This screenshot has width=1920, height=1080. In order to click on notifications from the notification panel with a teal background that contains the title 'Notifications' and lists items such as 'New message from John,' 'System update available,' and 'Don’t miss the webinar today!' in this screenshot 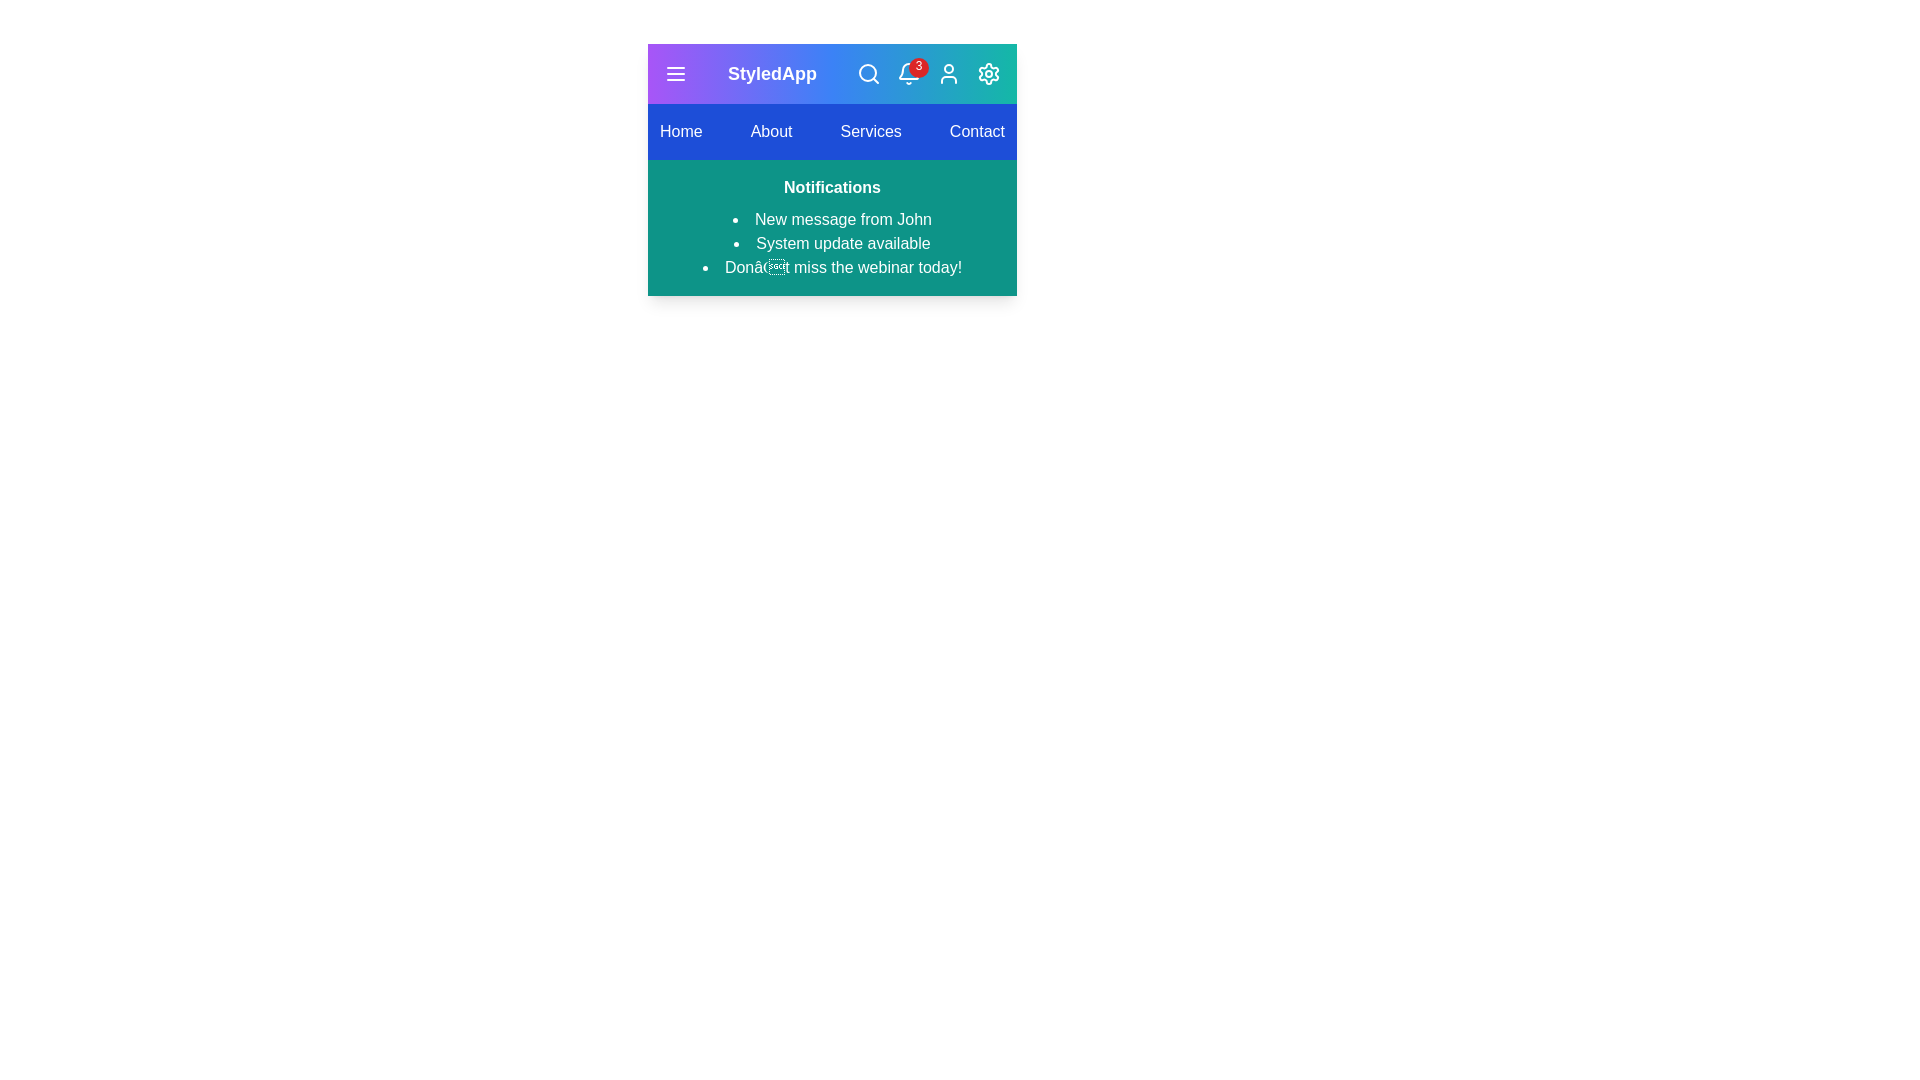, I will do `click(832, 226)`.